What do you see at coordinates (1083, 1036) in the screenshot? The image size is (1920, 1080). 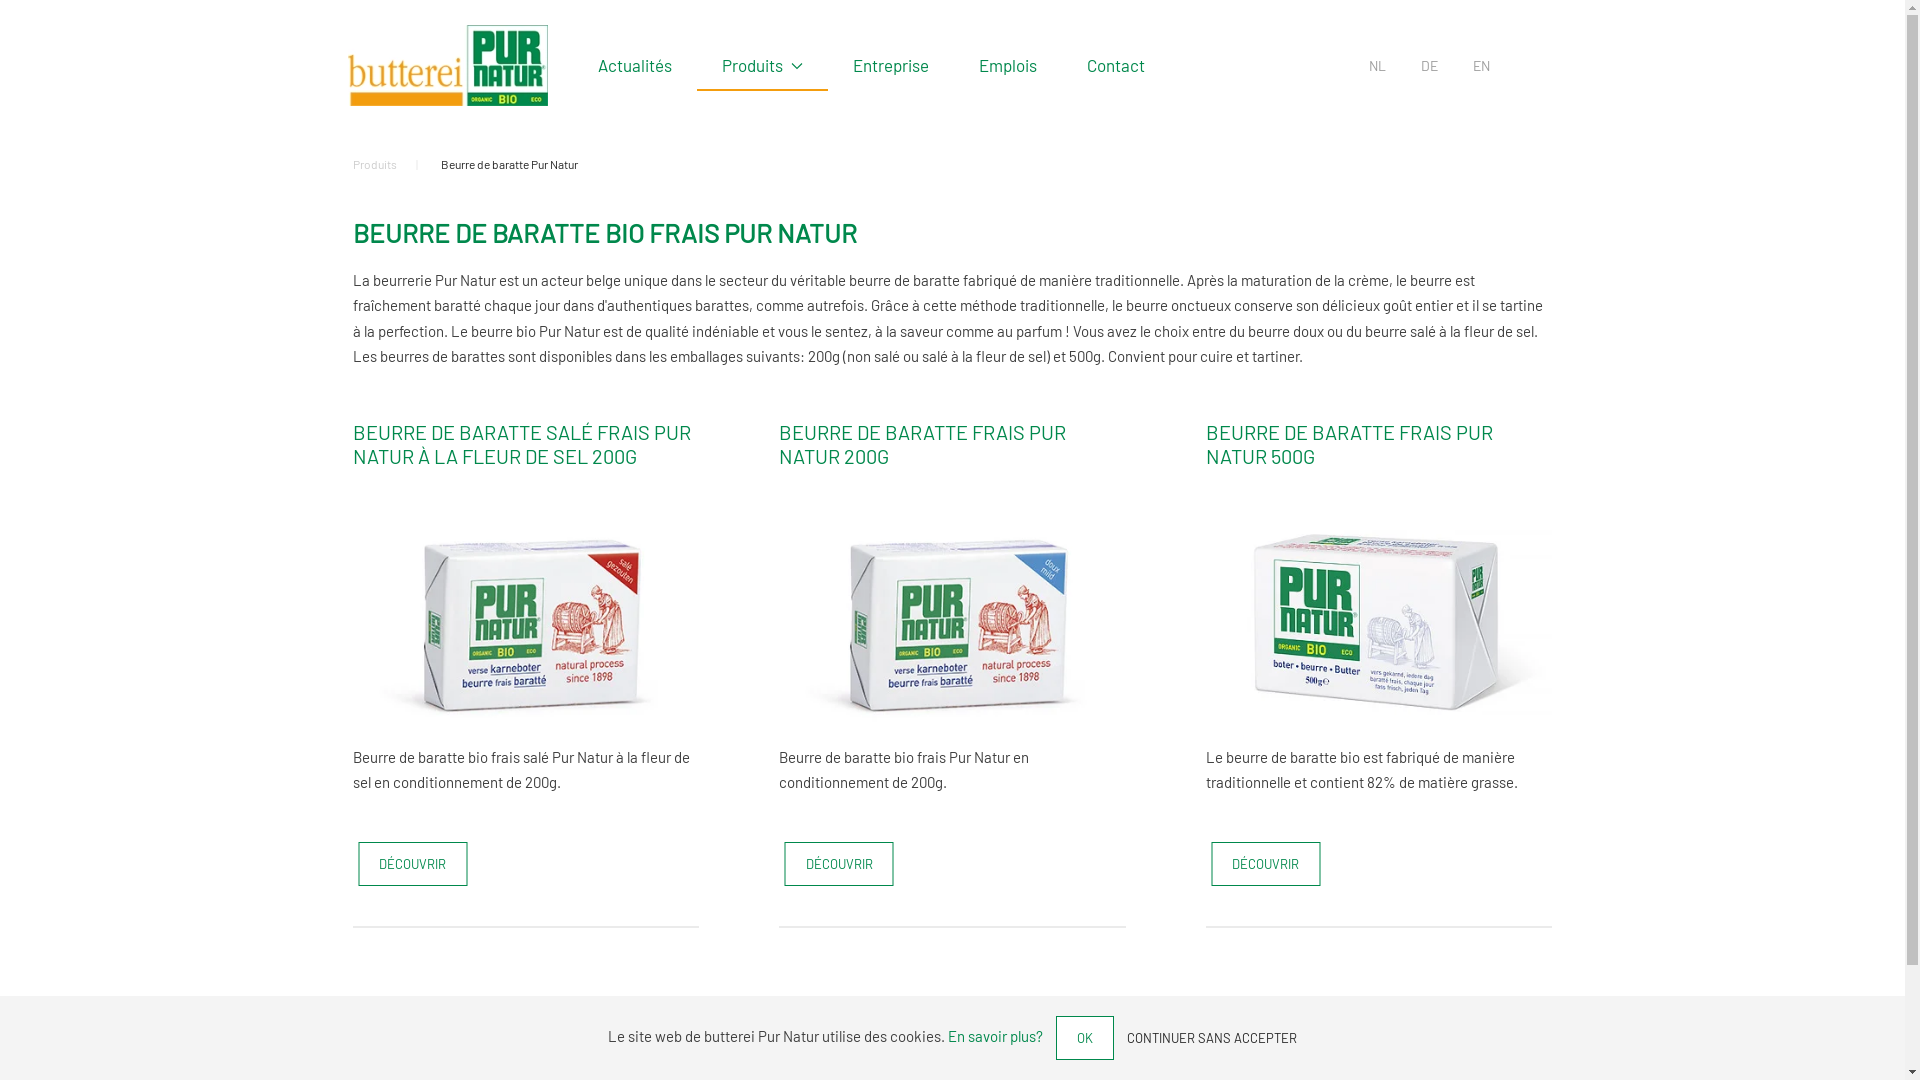 I see `'OK'` at bounding box center [1083, 1036].